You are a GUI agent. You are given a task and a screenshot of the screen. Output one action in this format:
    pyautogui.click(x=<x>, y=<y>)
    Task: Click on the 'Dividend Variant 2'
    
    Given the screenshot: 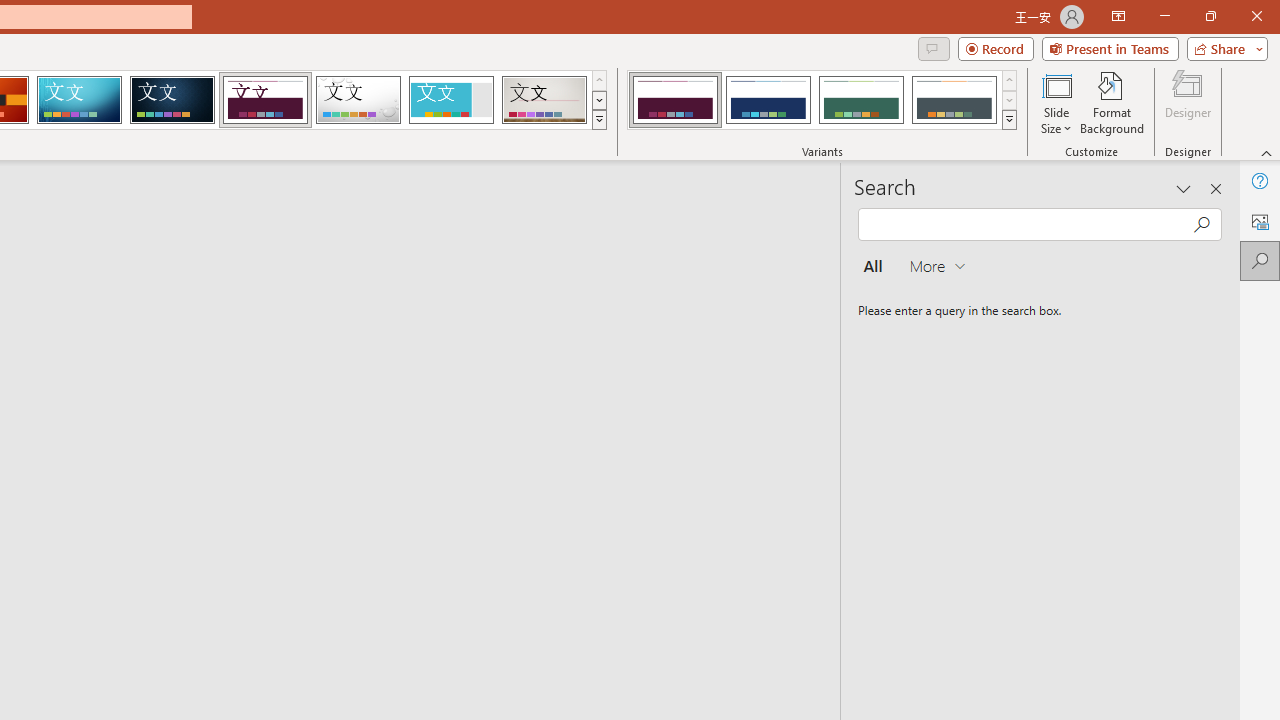 What is the action you would take?
    pyautogui.click(x=767, y=100)
    